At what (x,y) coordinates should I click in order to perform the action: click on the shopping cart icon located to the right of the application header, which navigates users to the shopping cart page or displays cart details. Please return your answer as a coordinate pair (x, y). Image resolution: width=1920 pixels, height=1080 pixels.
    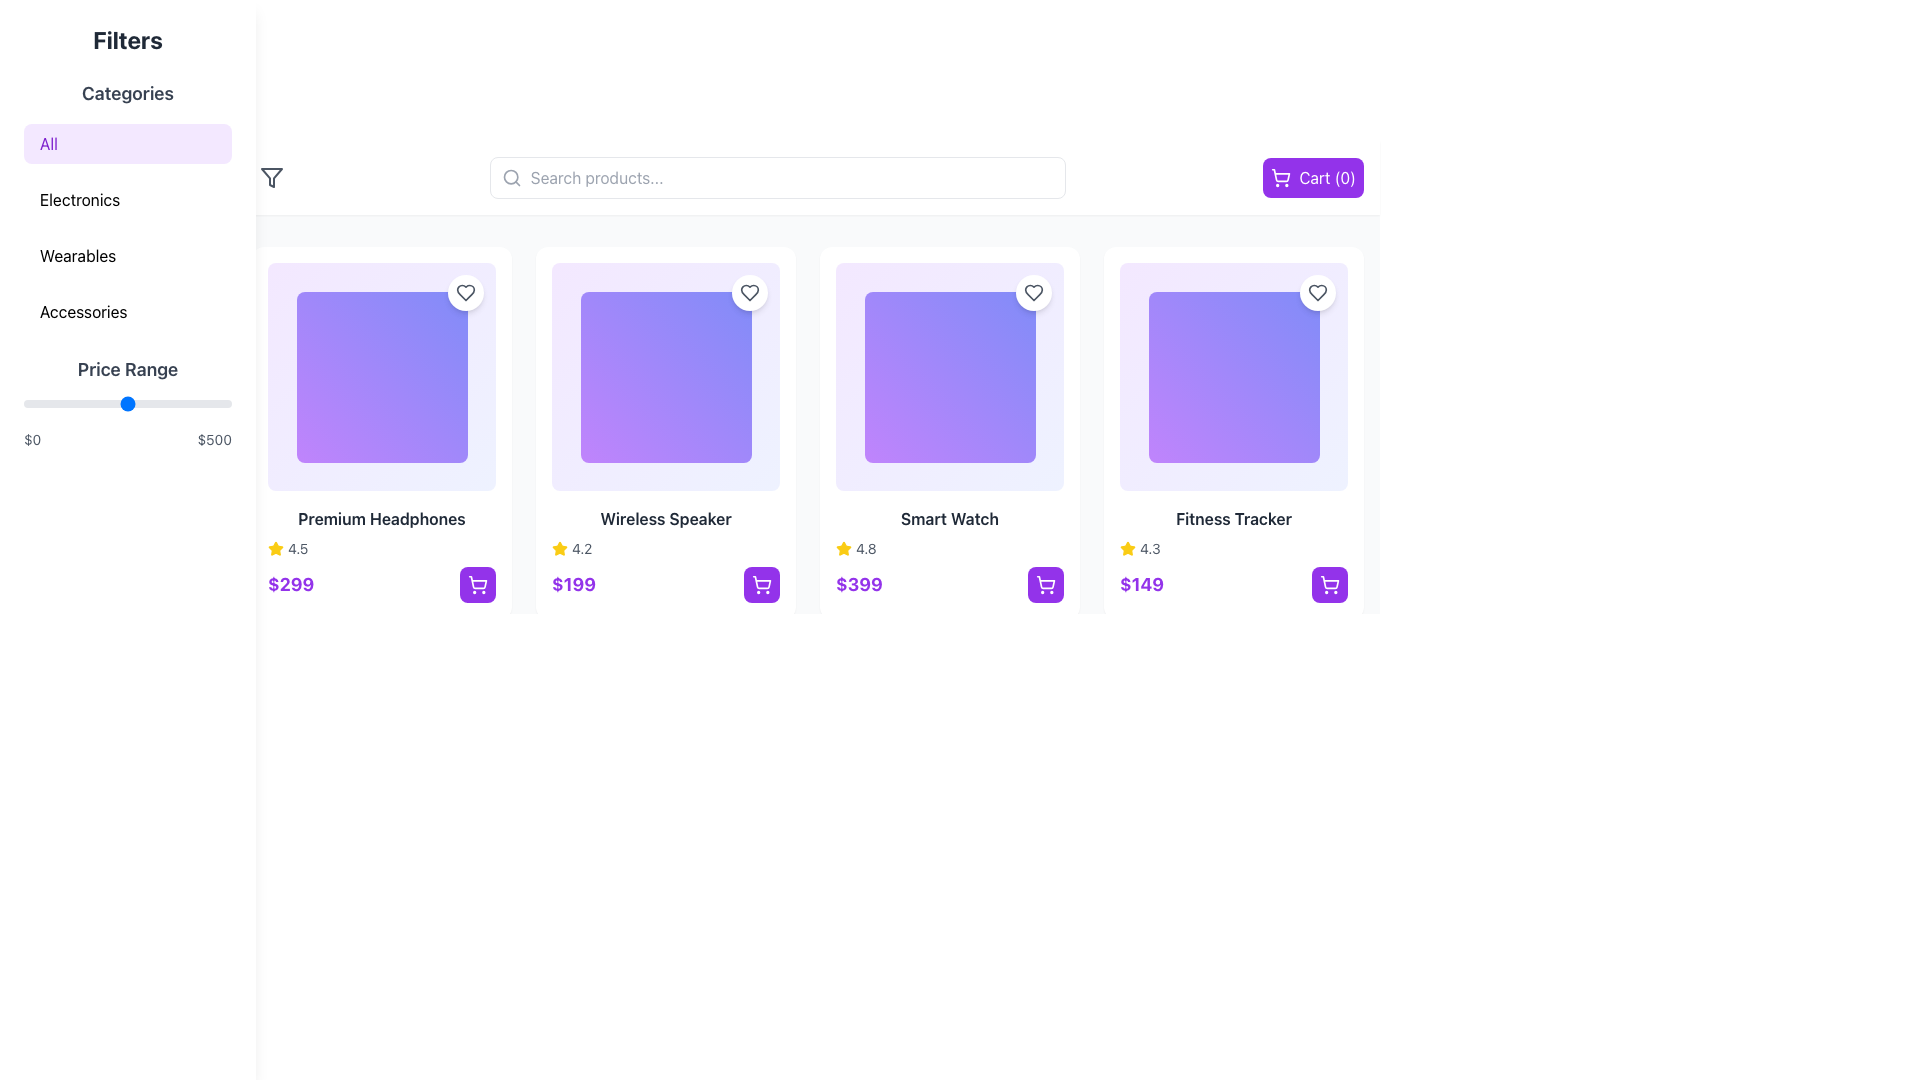
    Looking at the image, I should click on (1281, 173).